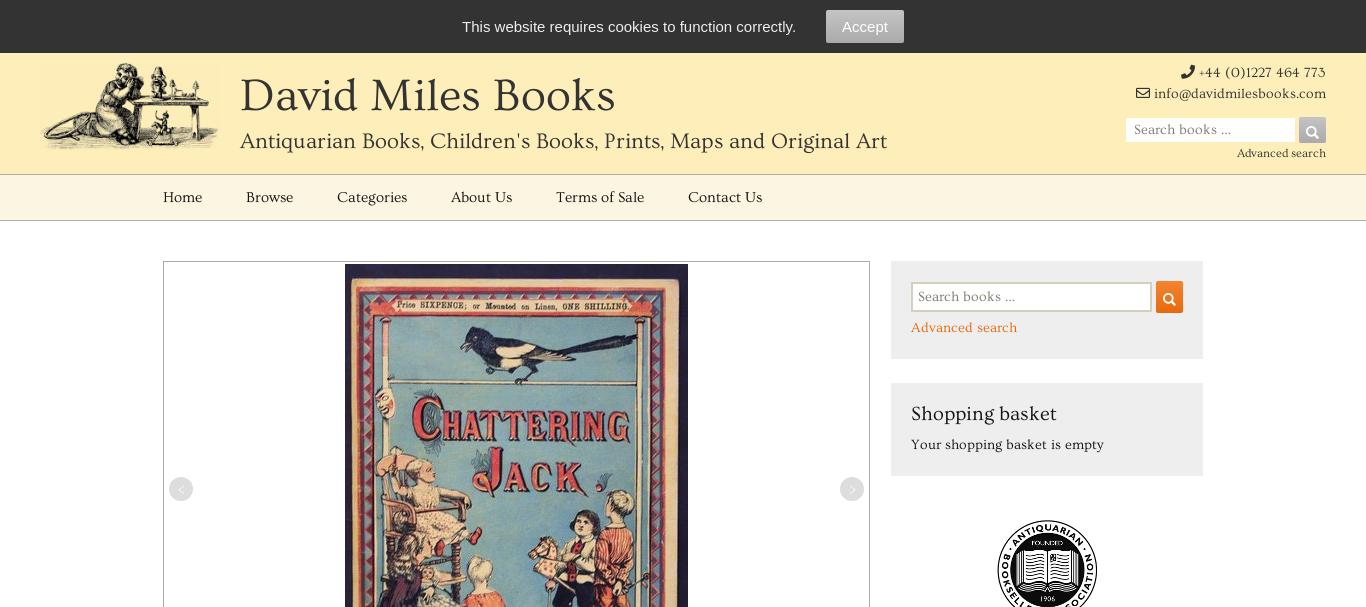 Image resolution: width=1366 pixels, height=607 pixels. Describe the element at coordinates (370, 196) in the screenshot. I see `'Categories'` at that location.